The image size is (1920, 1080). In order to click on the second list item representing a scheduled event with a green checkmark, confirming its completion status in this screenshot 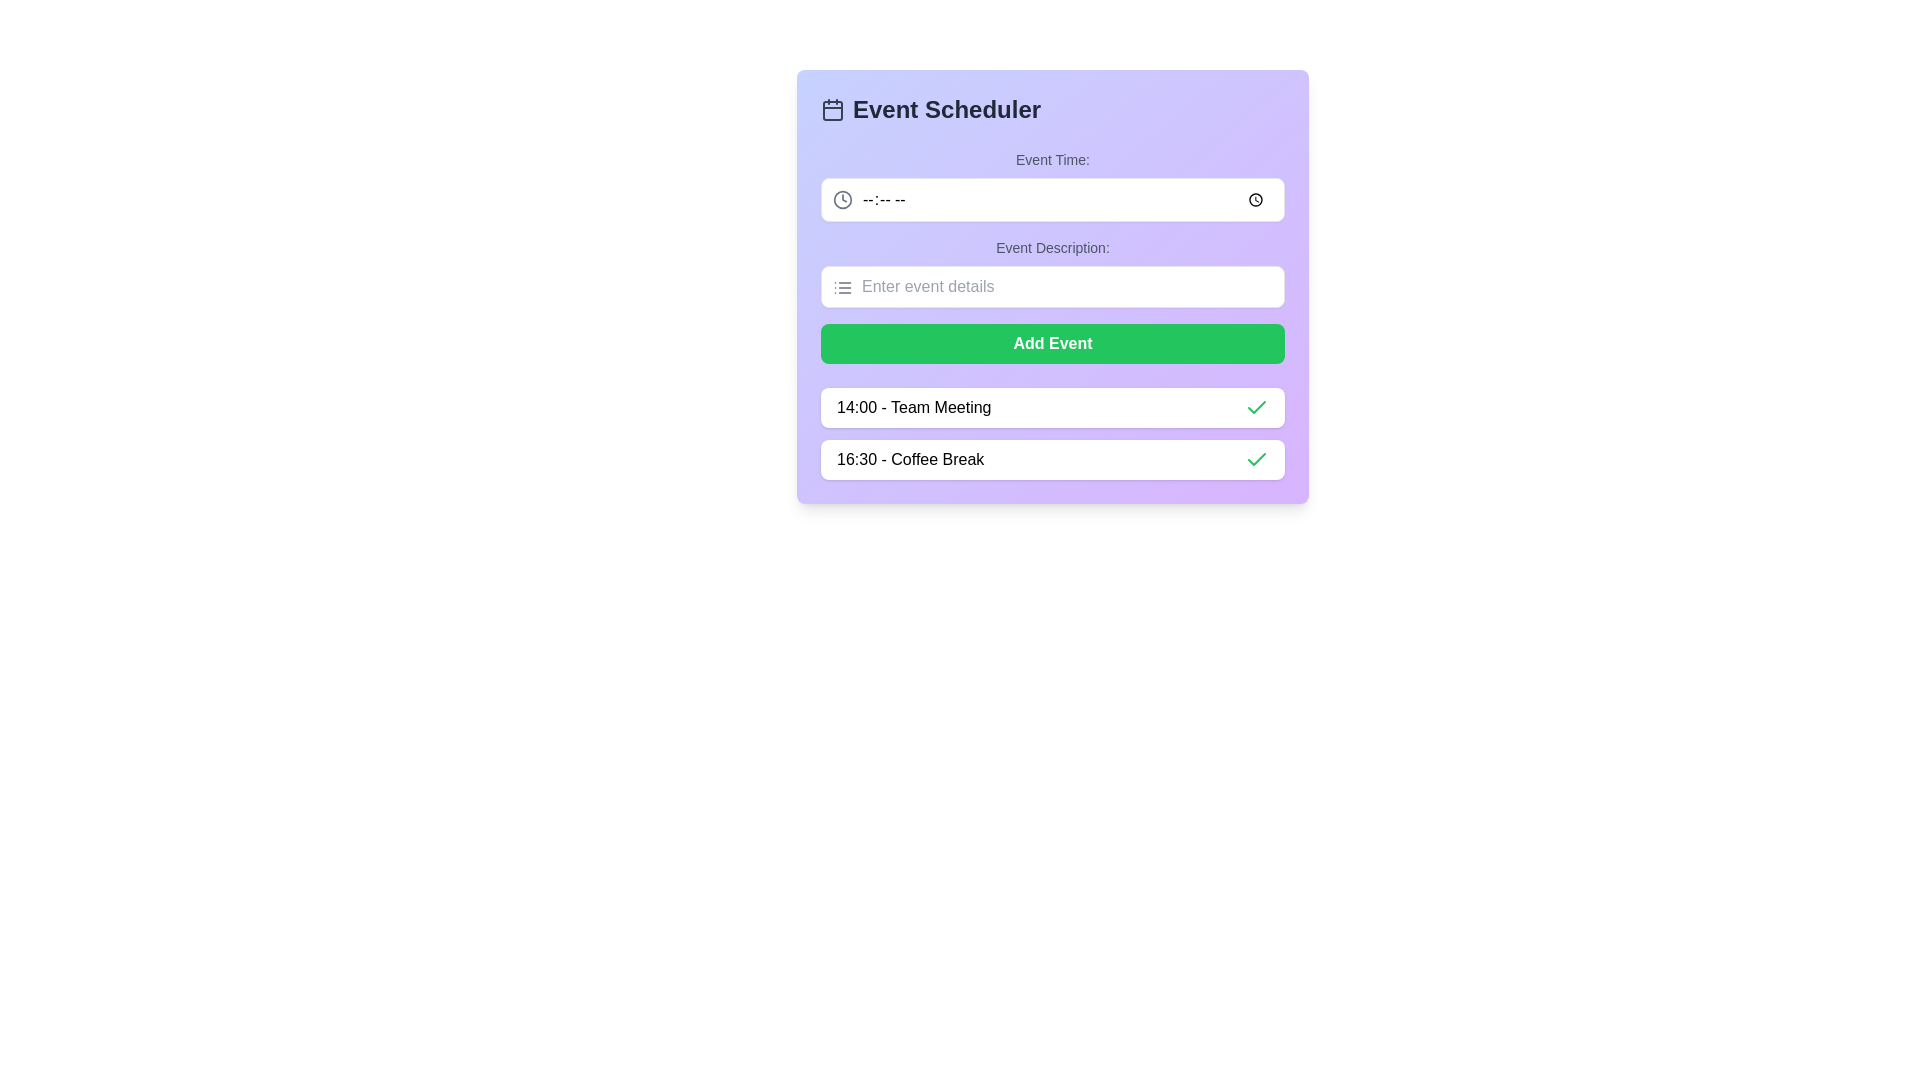, I will do `click(1051, 459)`.